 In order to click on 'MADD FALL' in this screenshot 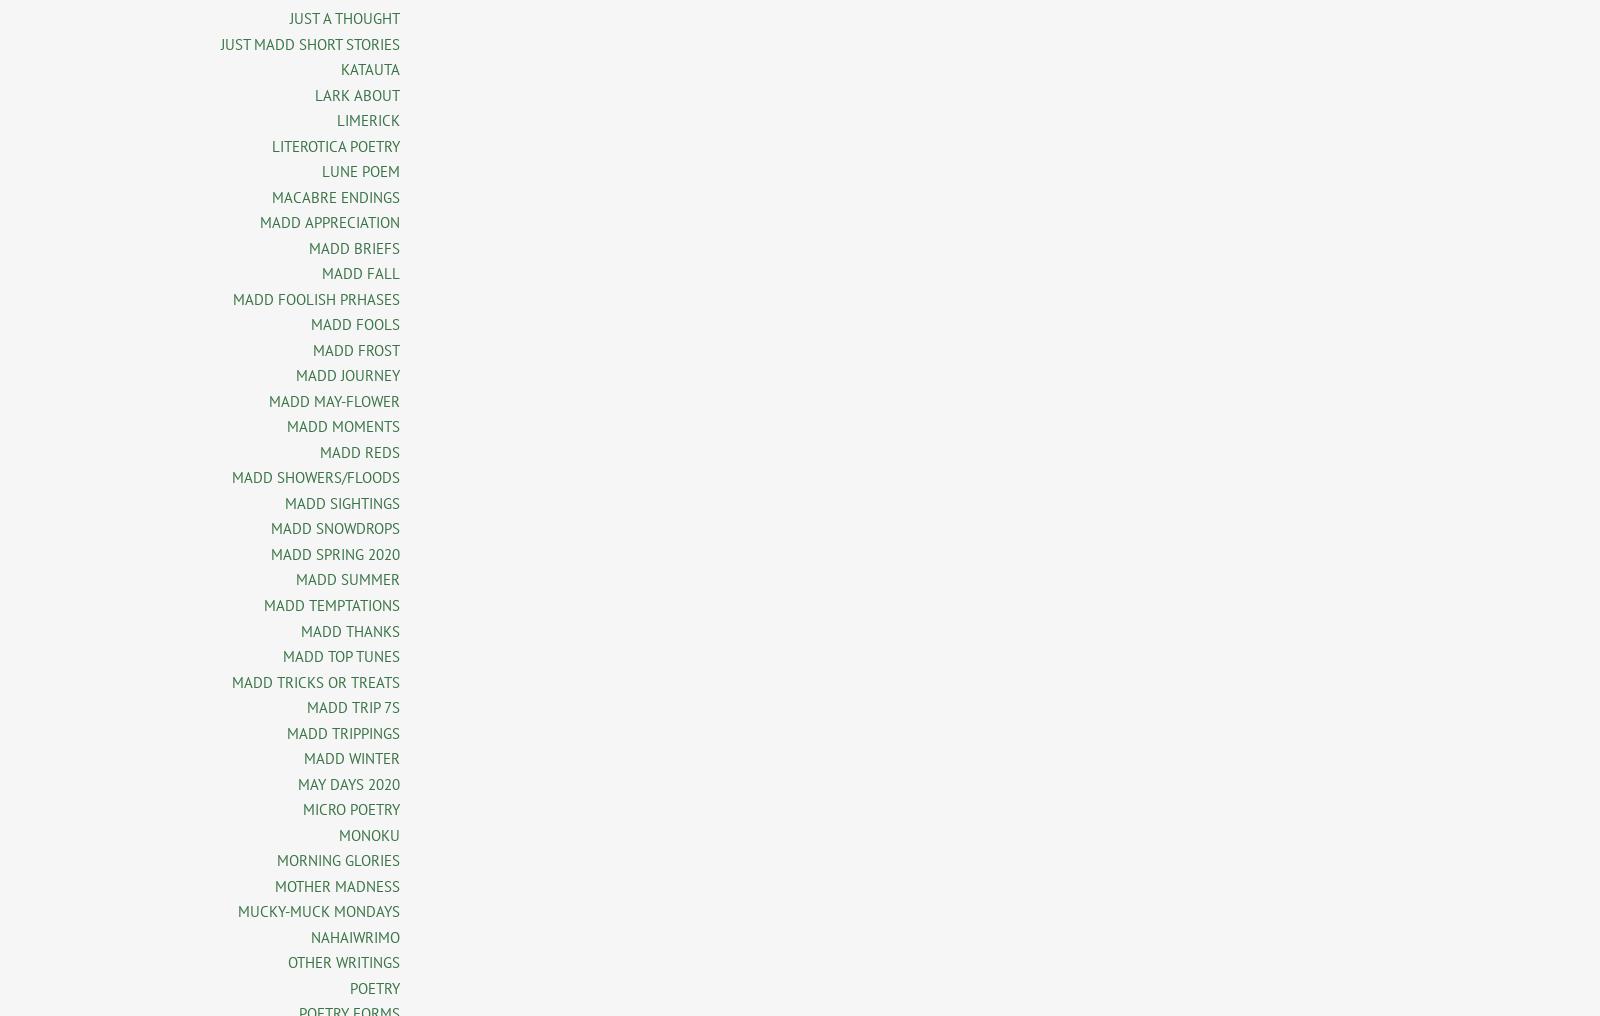, I will do `click(360, 272)`.